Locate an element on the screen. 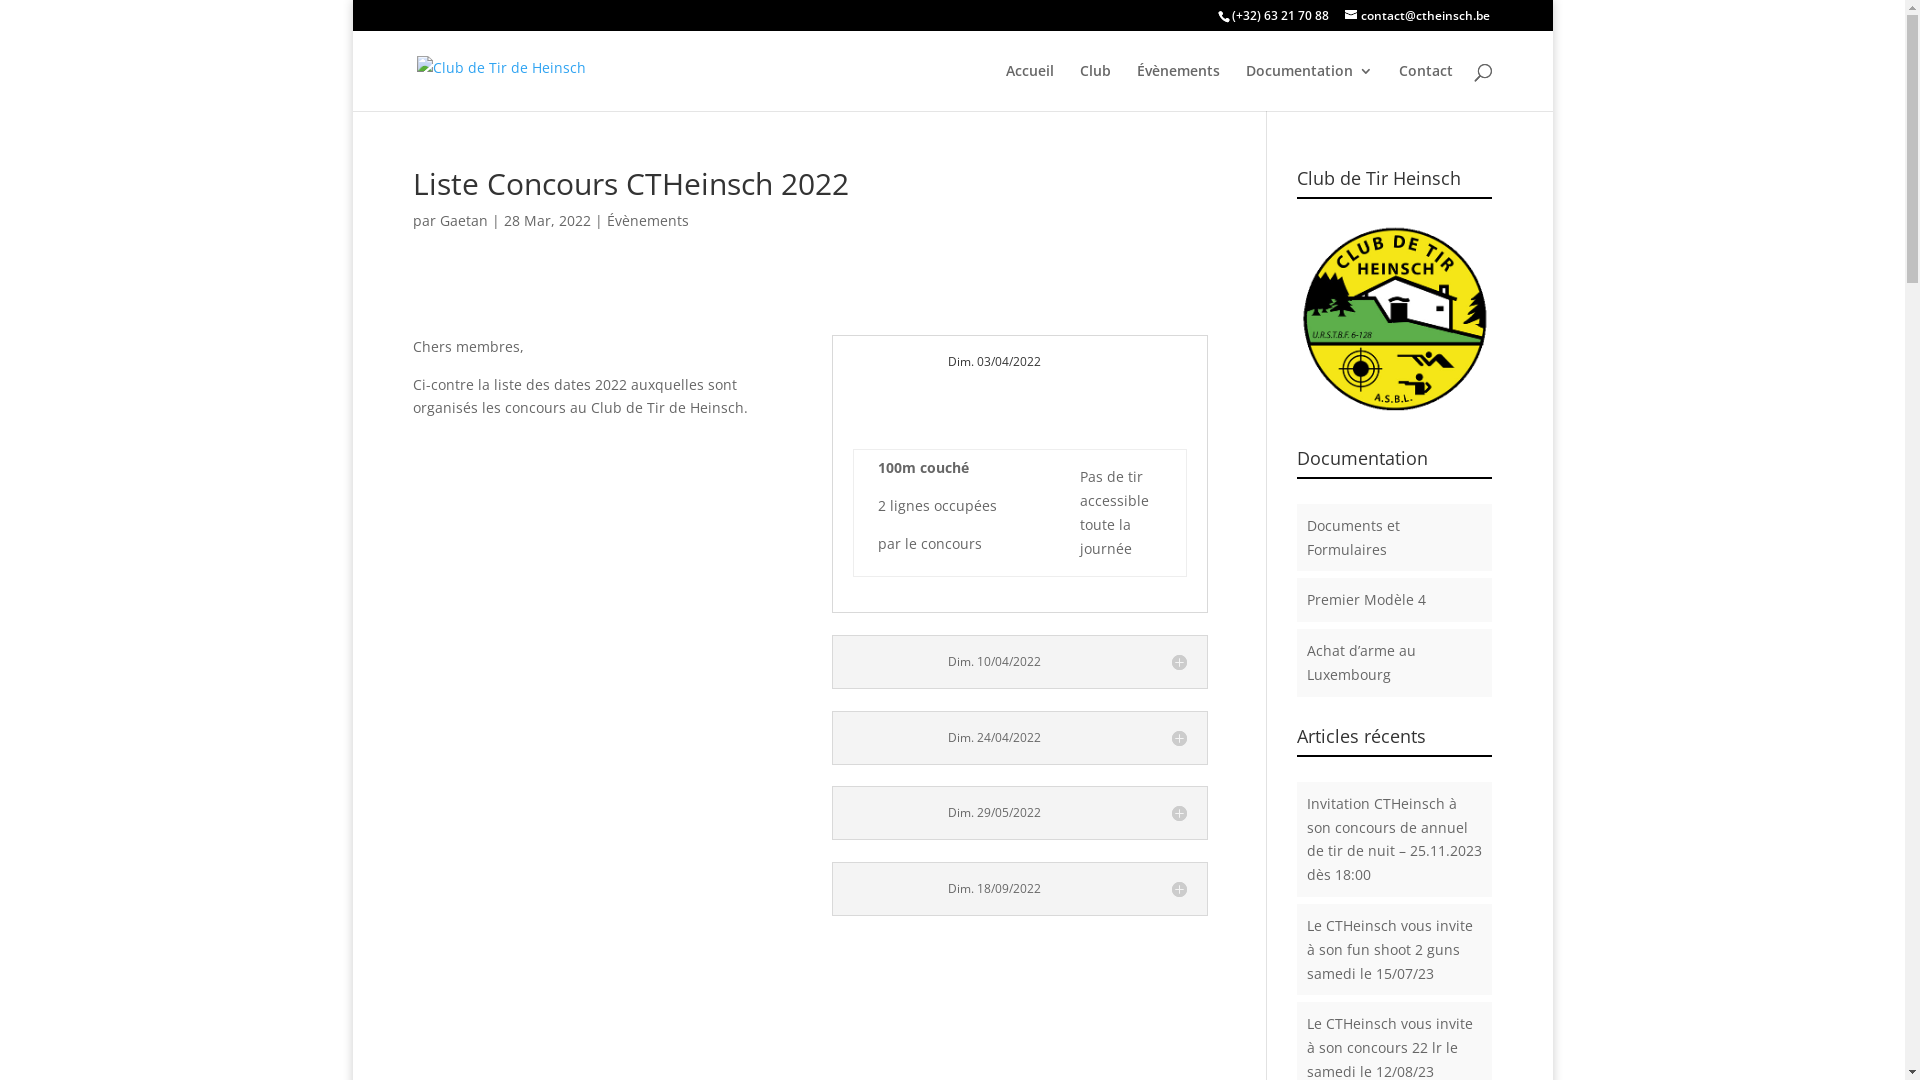 This screenshot has height=1080, width=1920. 'contact@ctheinsch.be' is located at coordinates (1415, 15).